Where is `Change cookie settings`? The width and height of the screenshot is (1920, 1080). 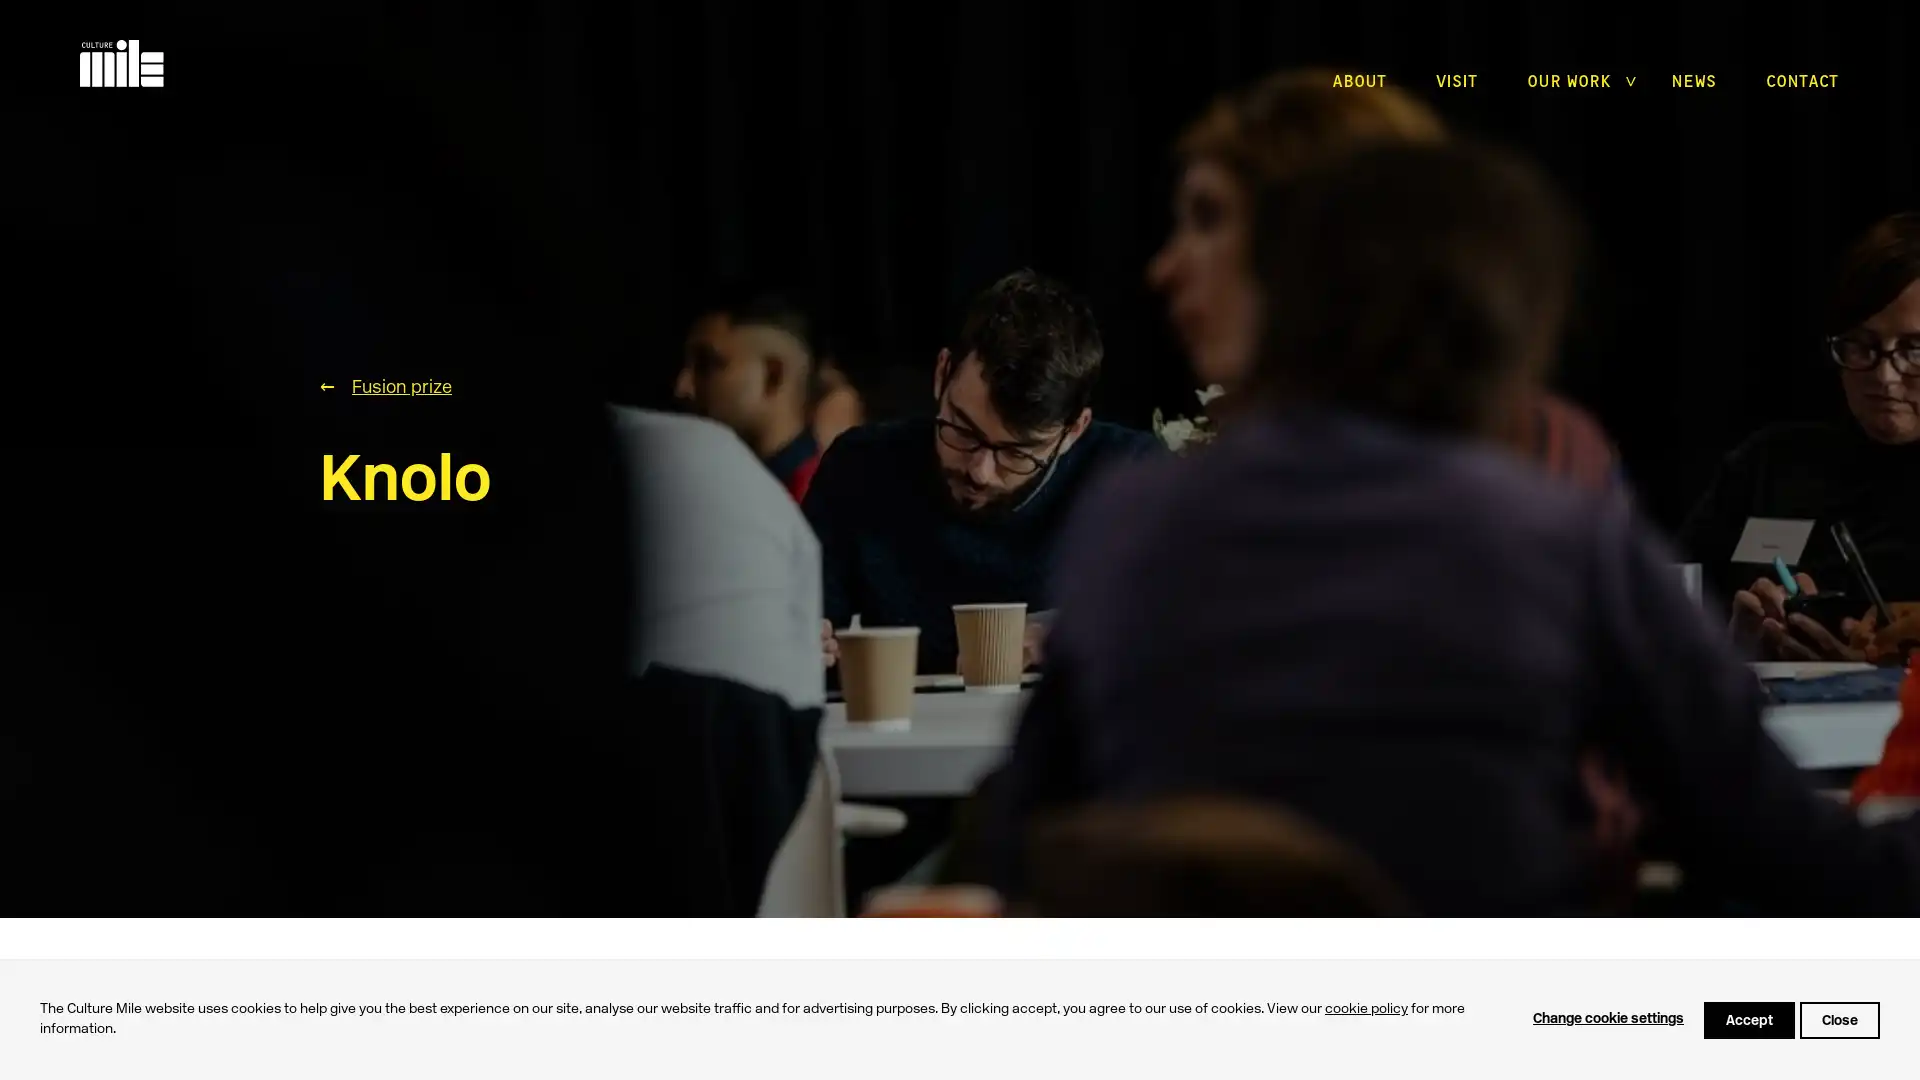
Change cookie settings is located at coordinates (1608, 1019).